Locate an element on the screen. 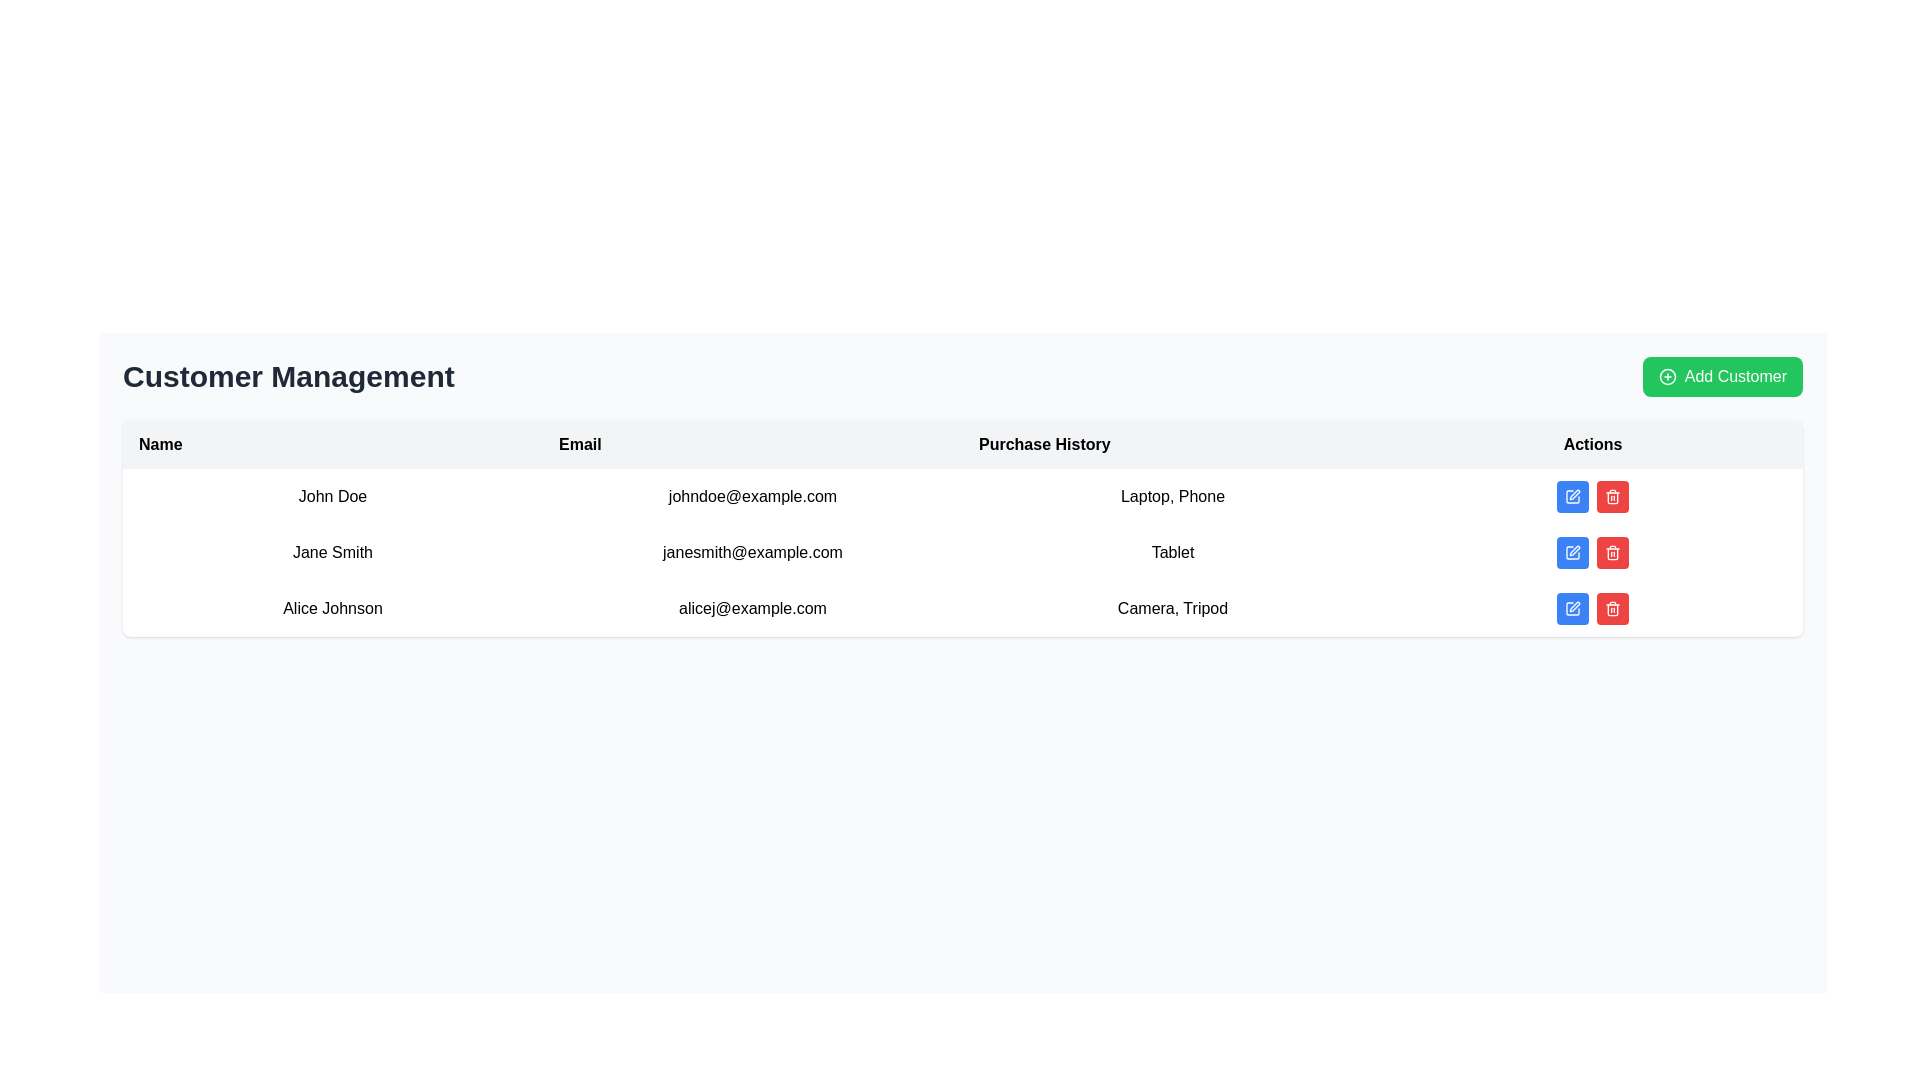 This screenshot has width=1920, height=1080. the delete button with a trash bin icon located in the 'Actions' column of the data table is located at coordinates (1612, 608).